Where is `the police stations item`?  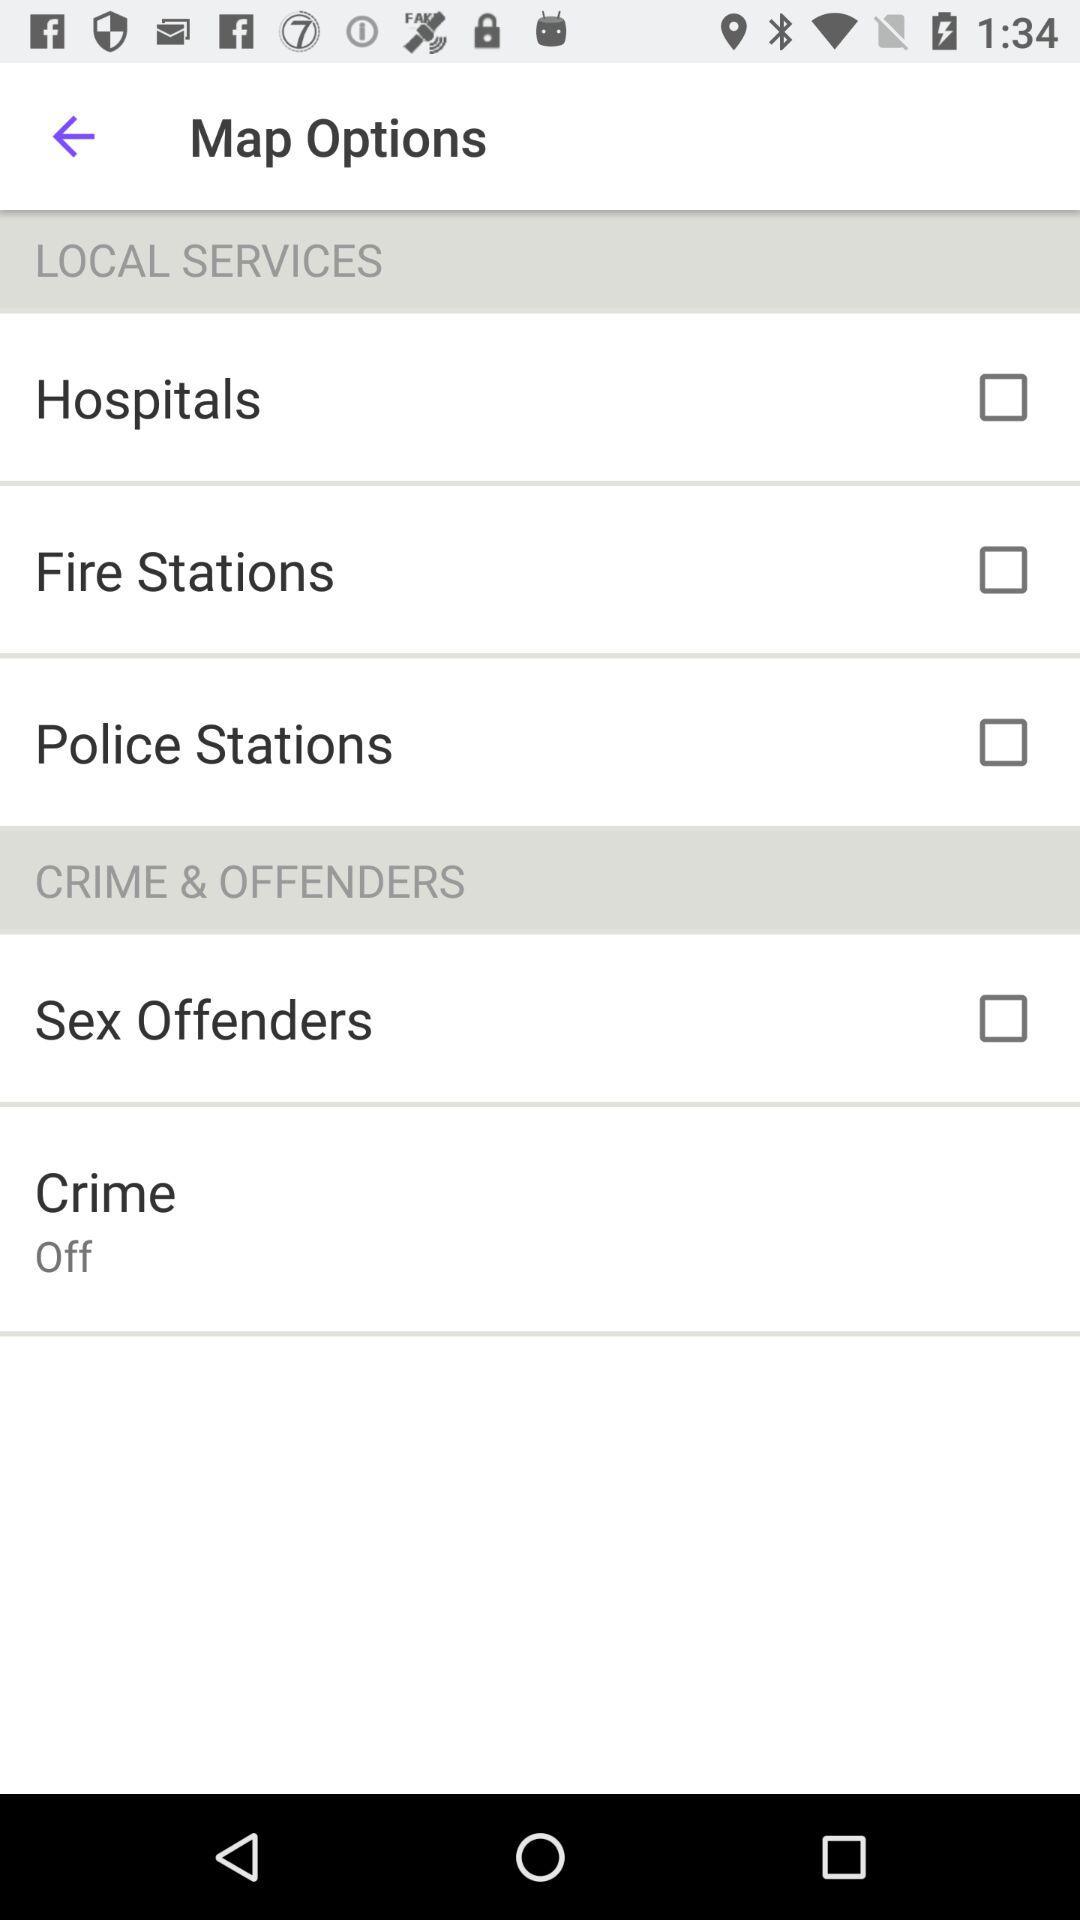
the police stations item is located at coordinates (214, 741).